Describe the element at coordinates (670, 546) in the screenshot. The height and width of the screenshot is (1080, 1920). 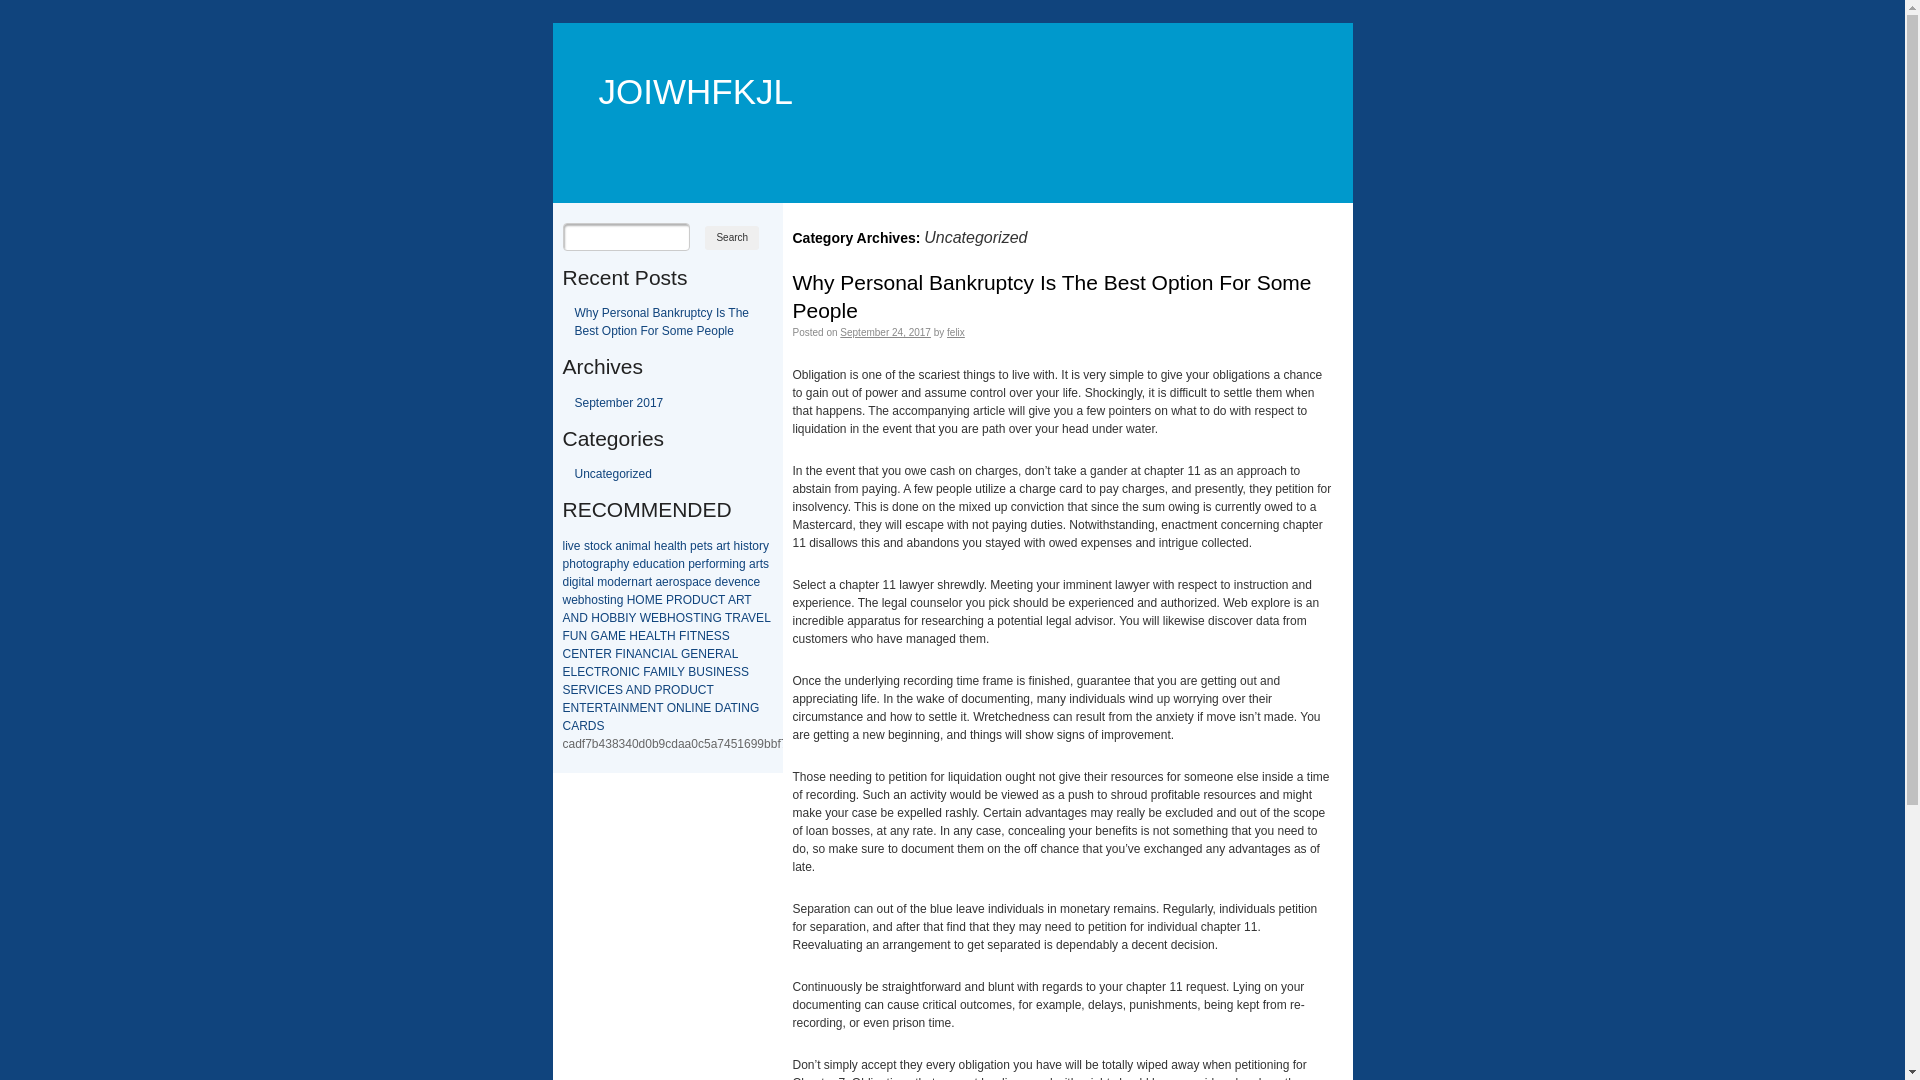
I see `'a'` at that location.